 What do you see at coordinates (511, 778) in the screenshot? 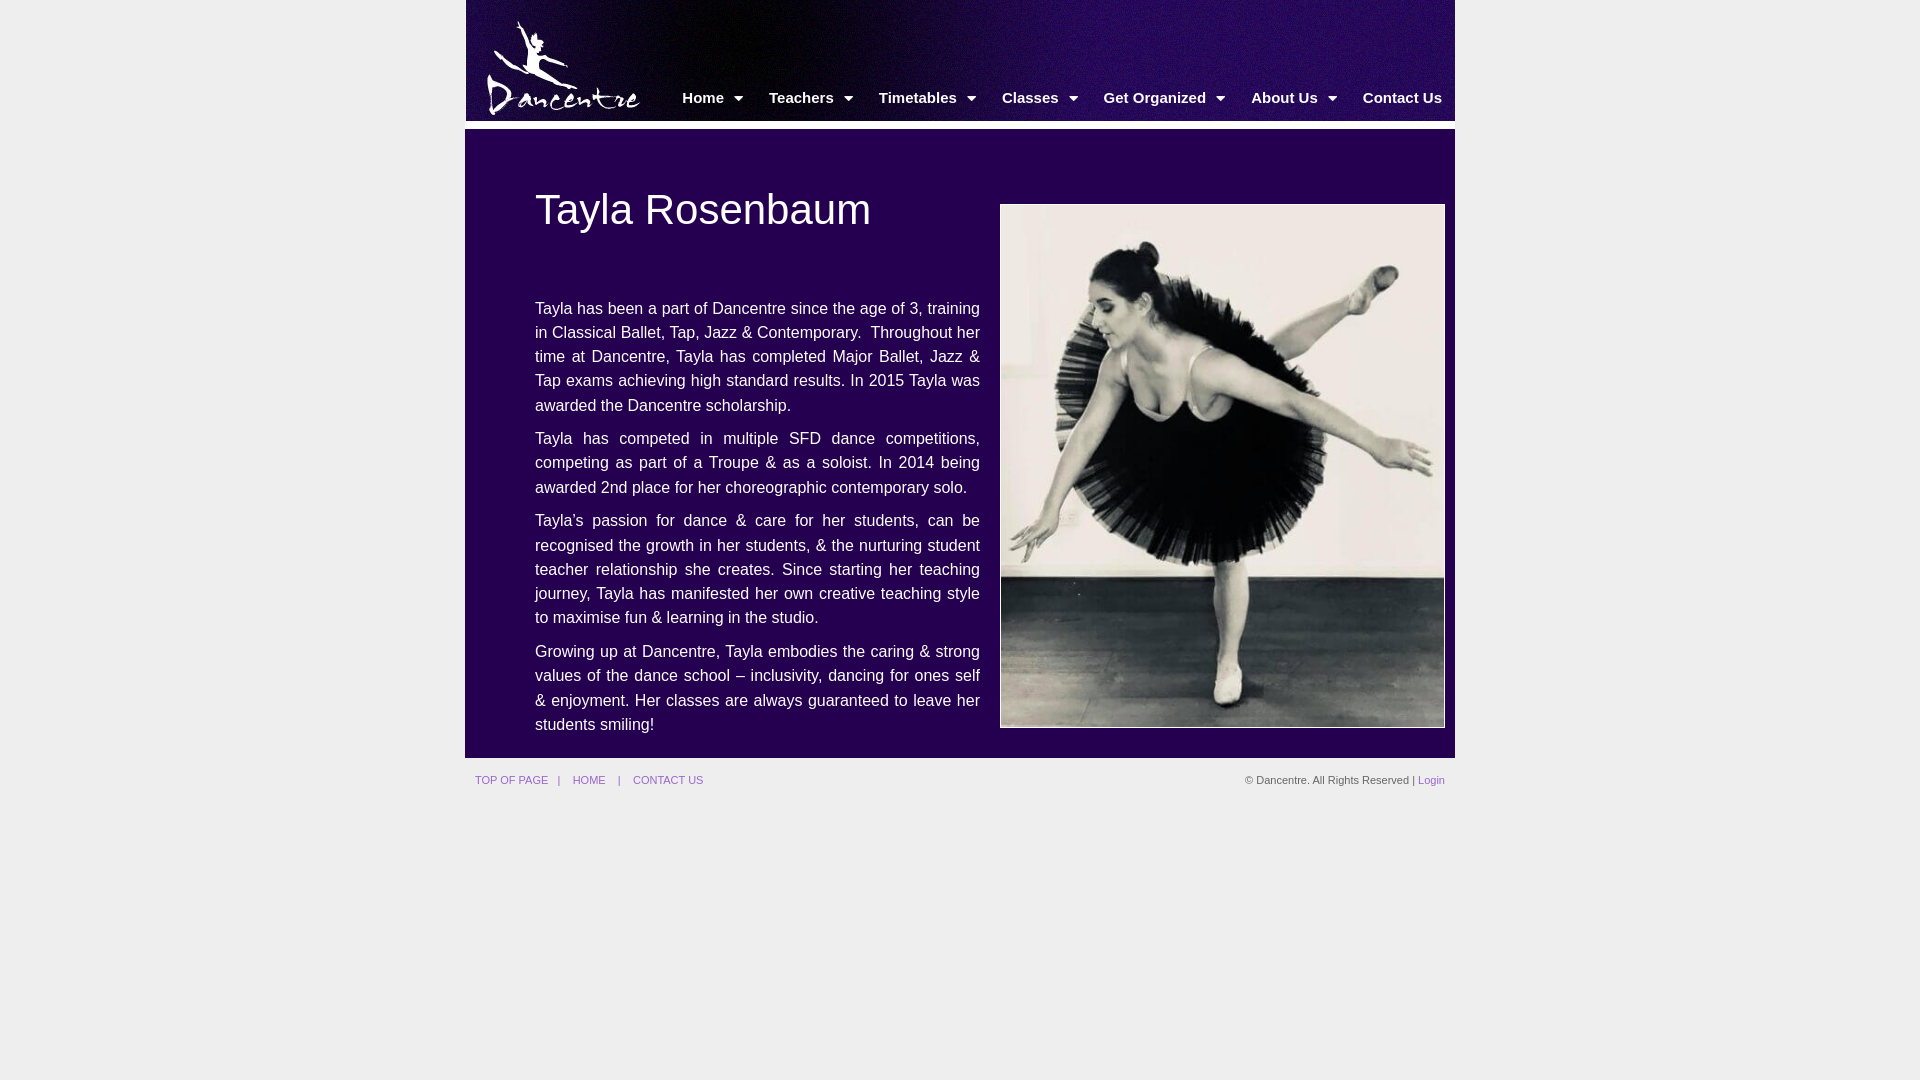
I see `'TOP OF PAGE'` at bounding box center [511, 778].